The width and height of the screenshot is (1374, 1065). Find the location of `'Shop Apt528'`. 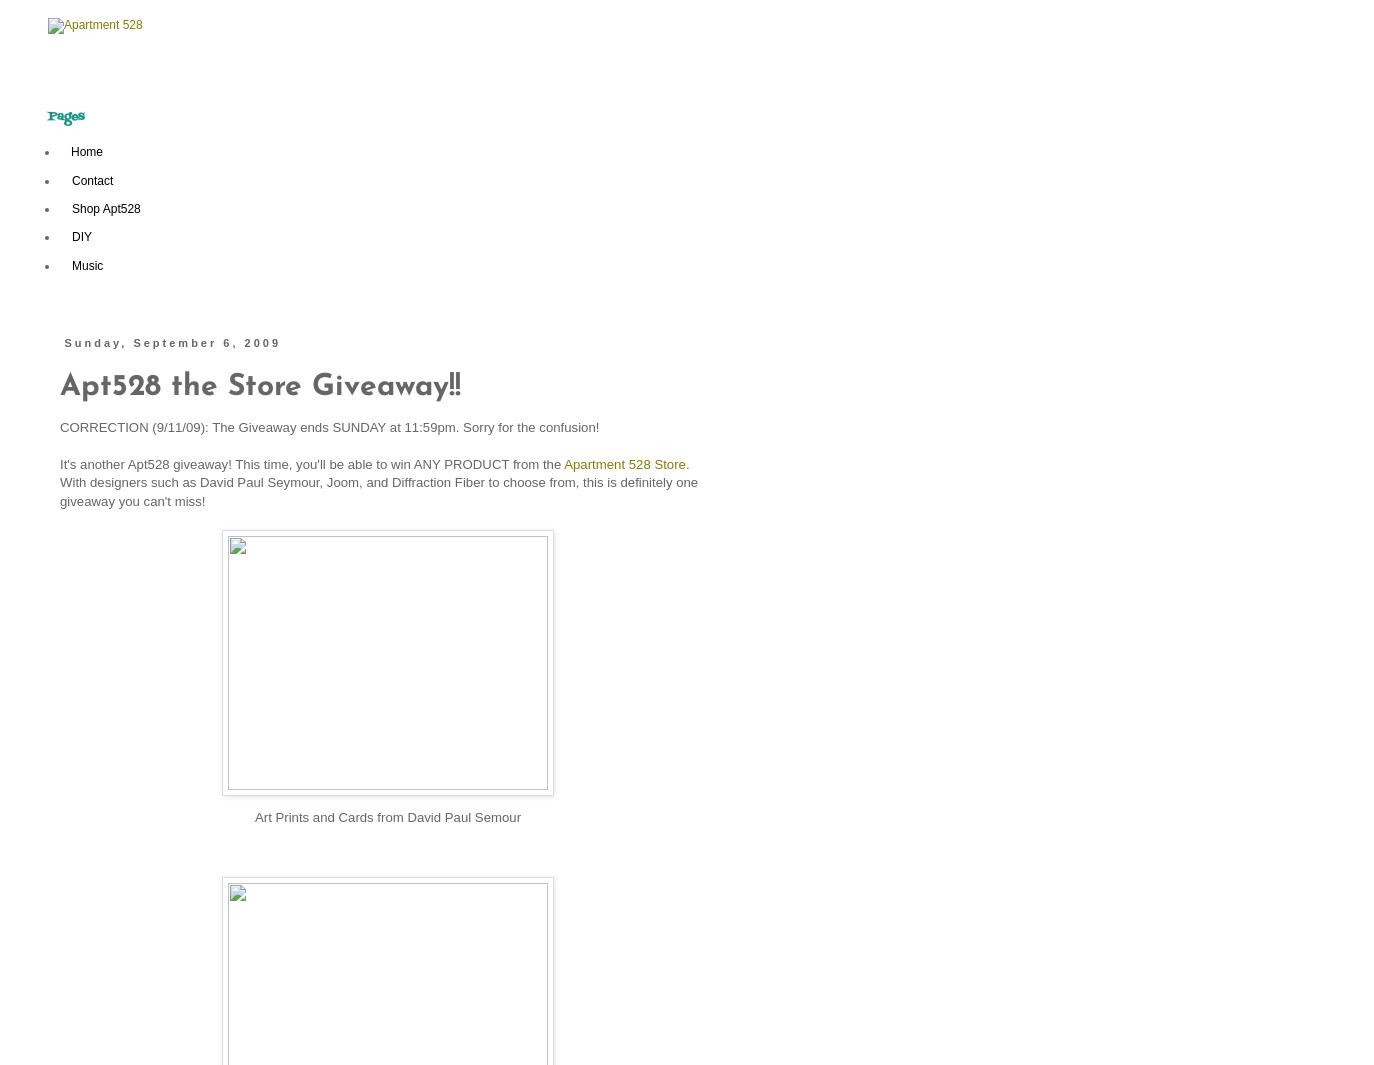

'Shop Apt528' is located at coordinates (104, 206).